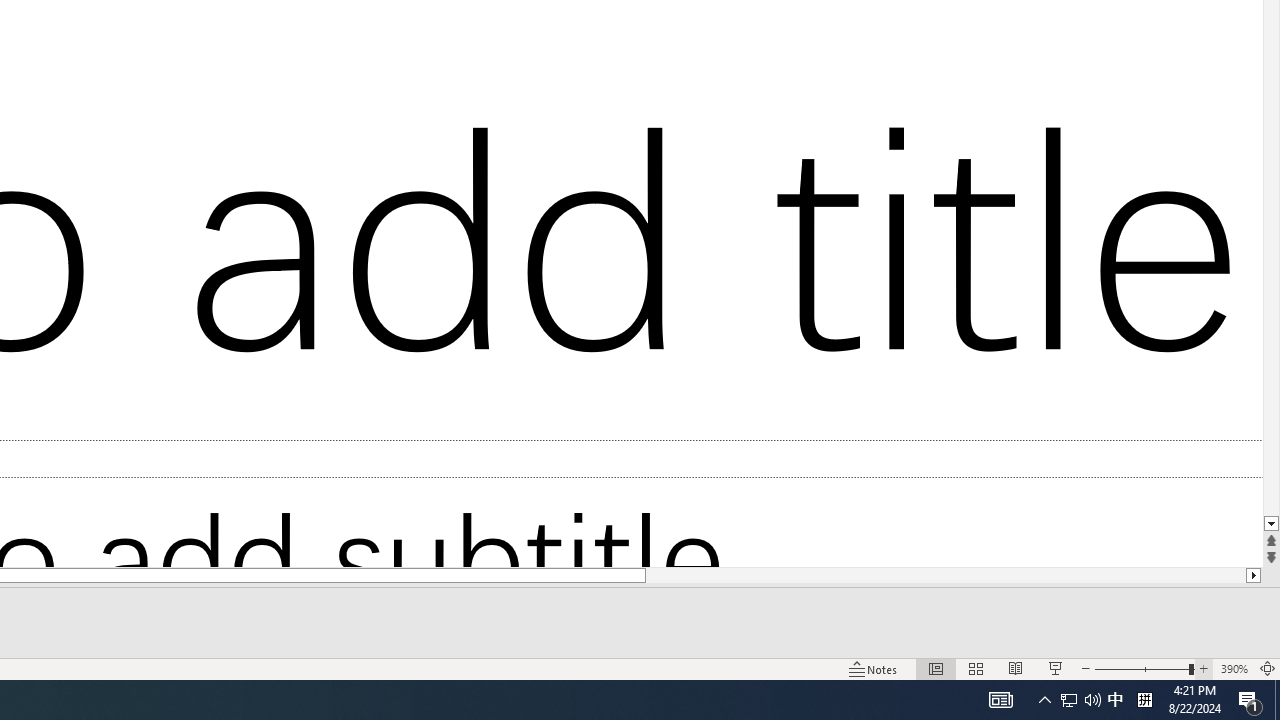 Image resolution: width=1280 pixels, height=720 pixels. I want to click on 'Slide Sorter', so click(976, 669).